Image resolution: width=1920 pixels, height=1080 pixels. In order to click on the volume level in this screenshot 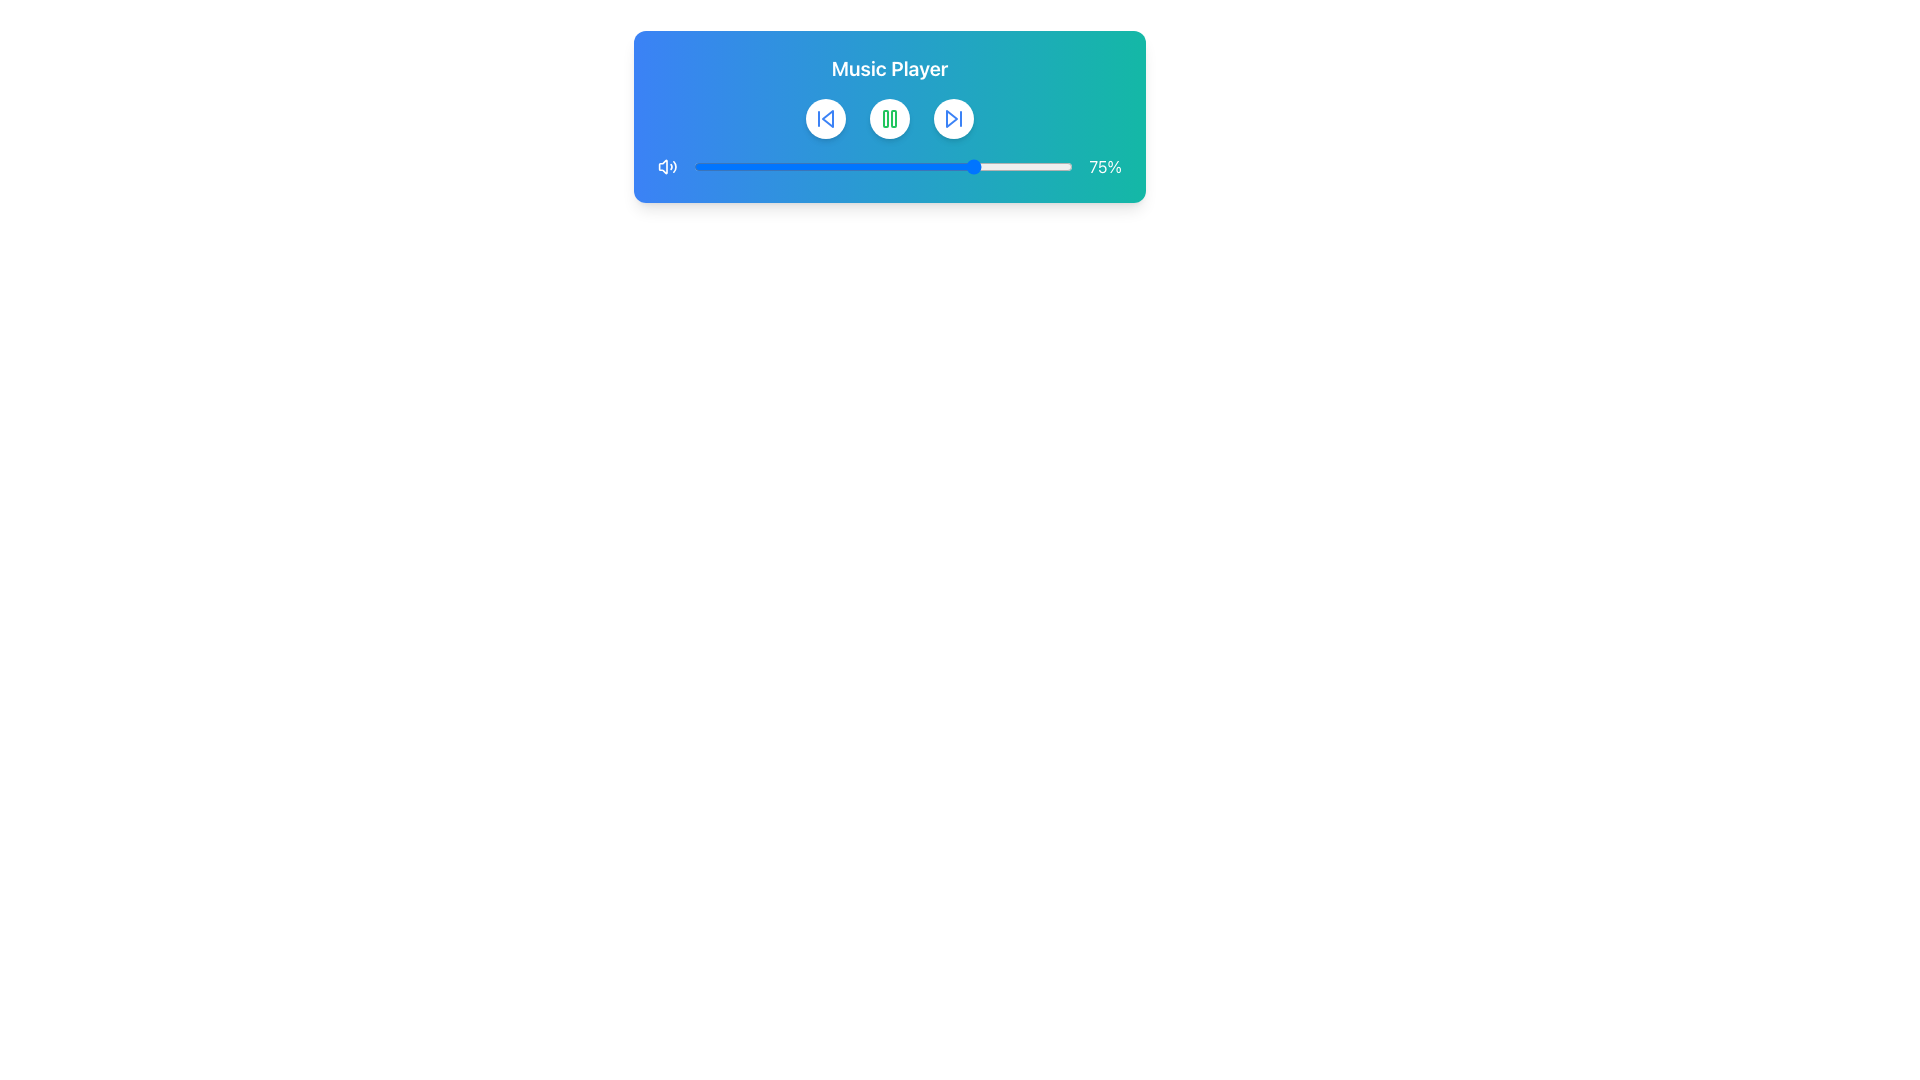, I will do `click(822, 165)`.